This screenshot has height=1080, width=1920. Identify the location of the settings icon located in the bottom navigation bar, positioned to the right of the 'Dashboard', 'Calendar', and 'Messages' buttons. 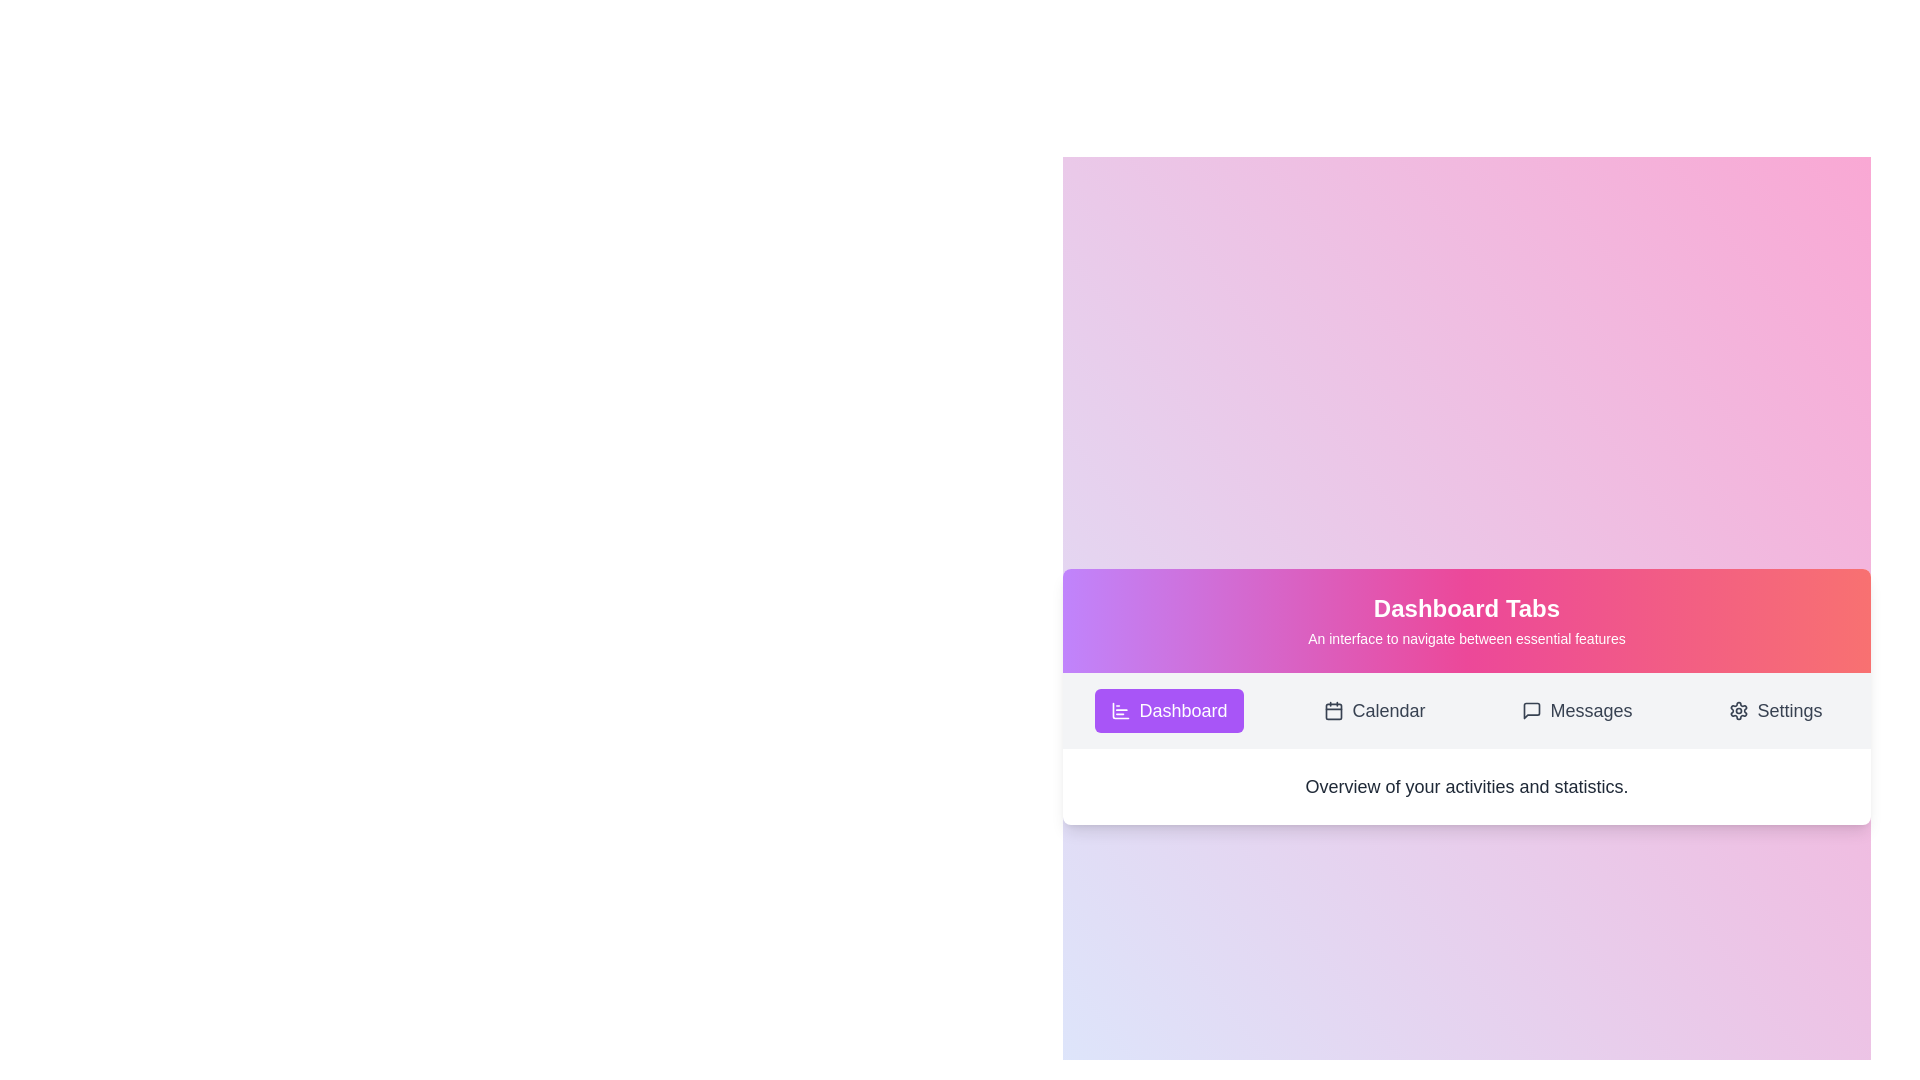
(1738, 709).